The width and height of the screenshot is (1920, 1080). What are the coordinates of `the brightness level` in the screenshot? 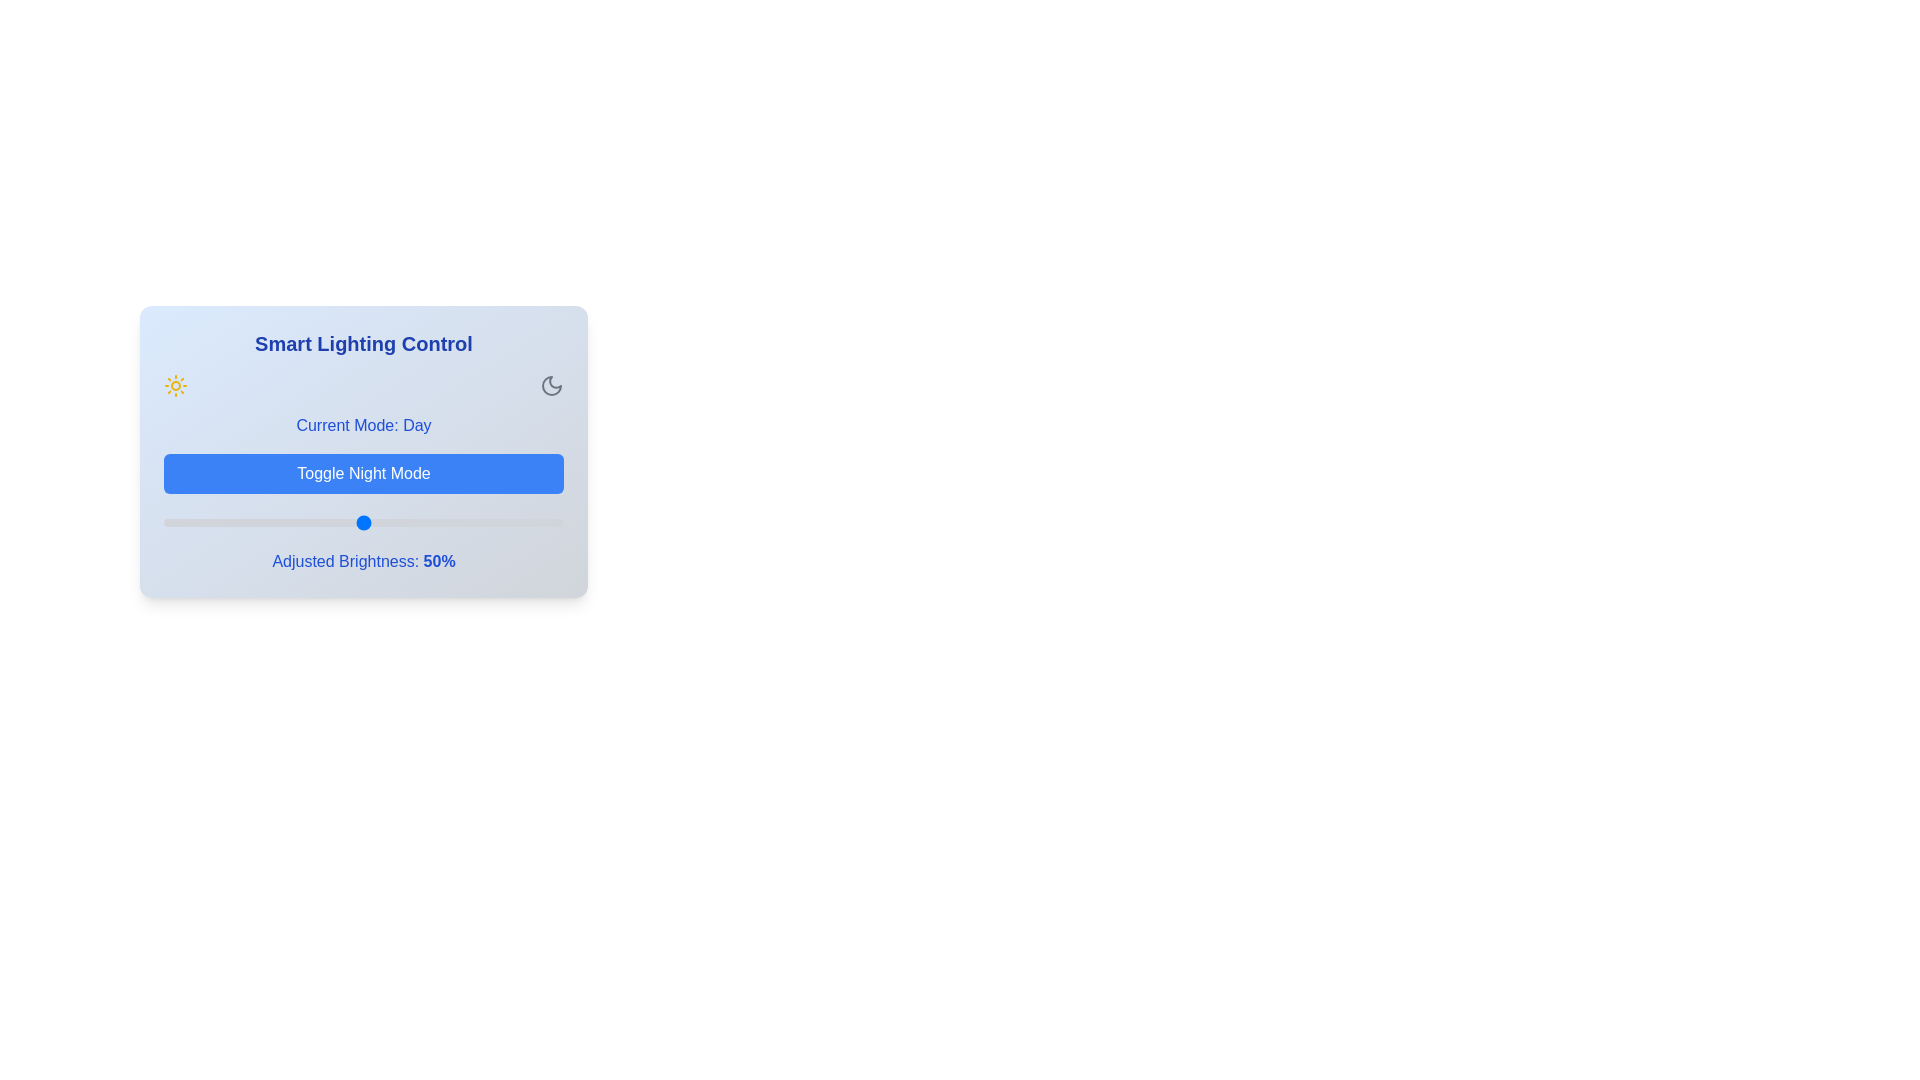 It's located at (523, 522).